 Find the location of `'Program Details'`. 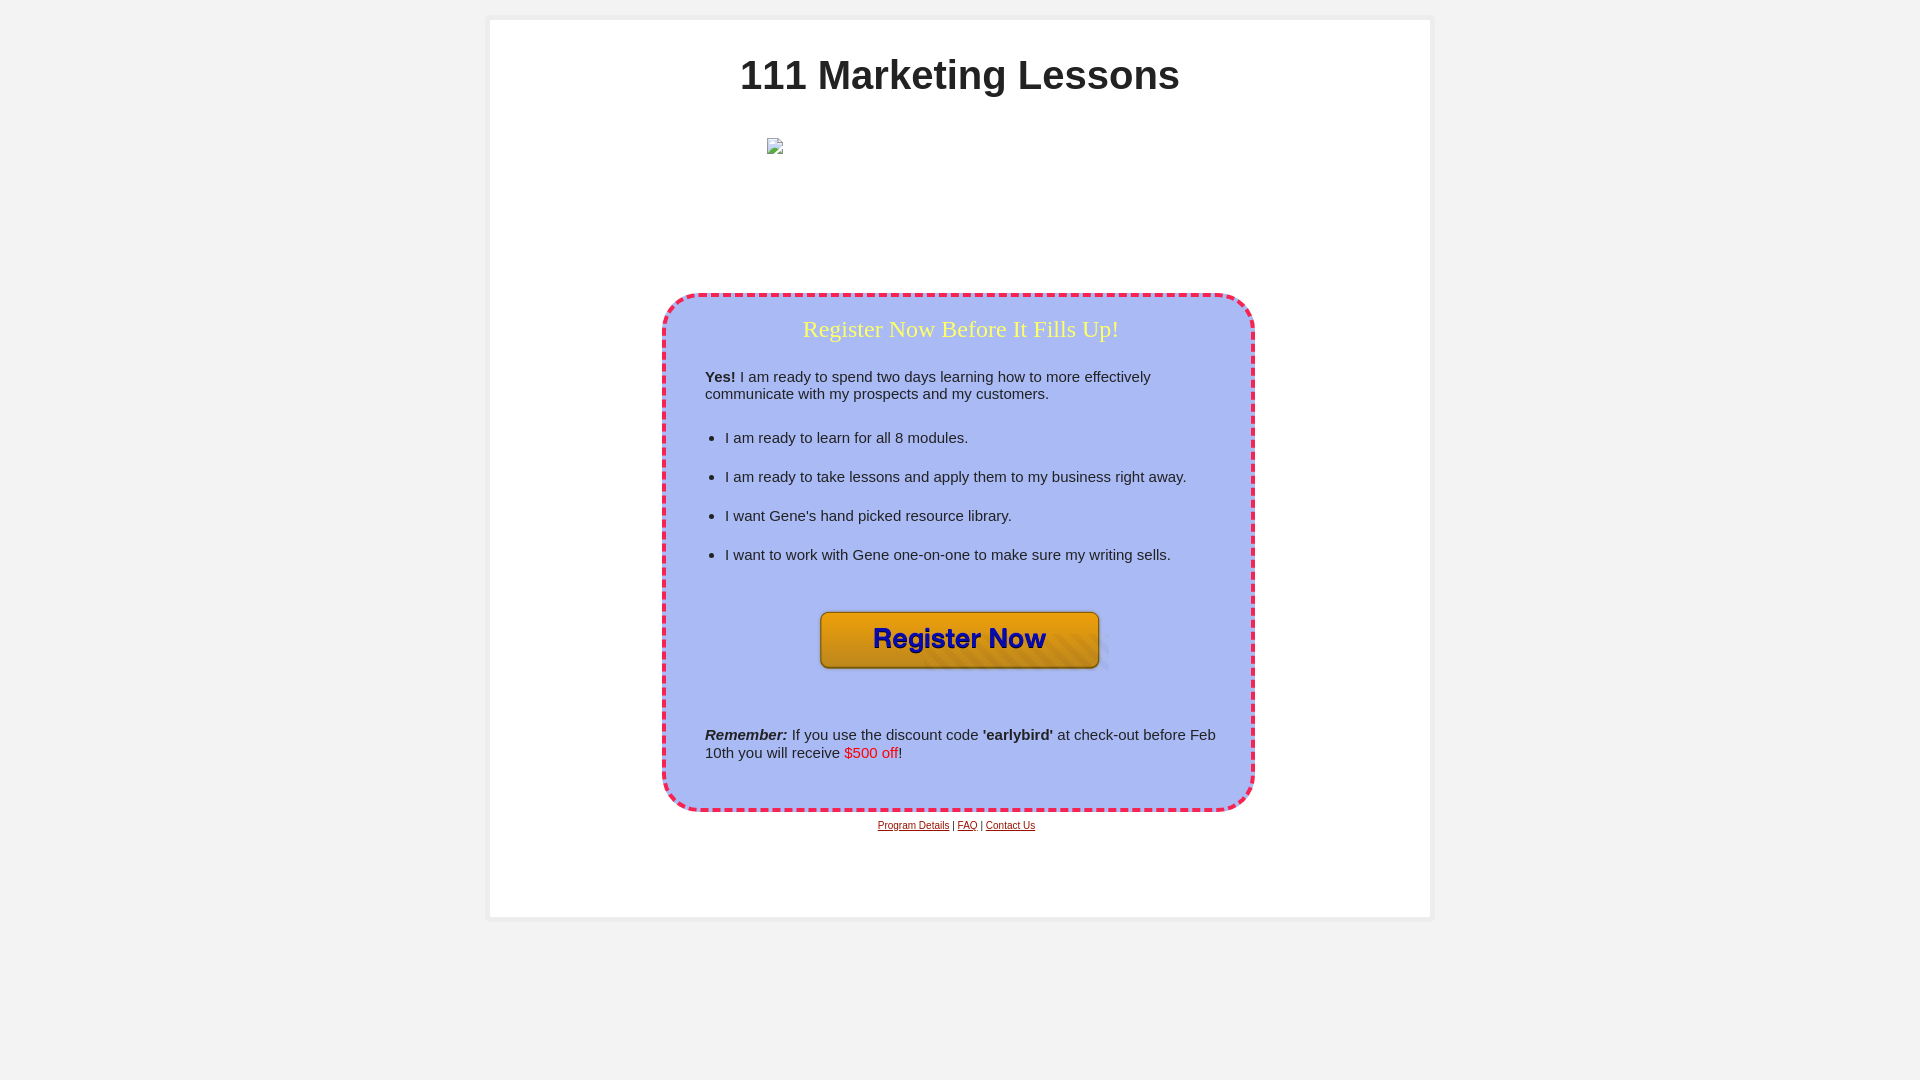

'Program Details' is located at coordinates (912, 825).